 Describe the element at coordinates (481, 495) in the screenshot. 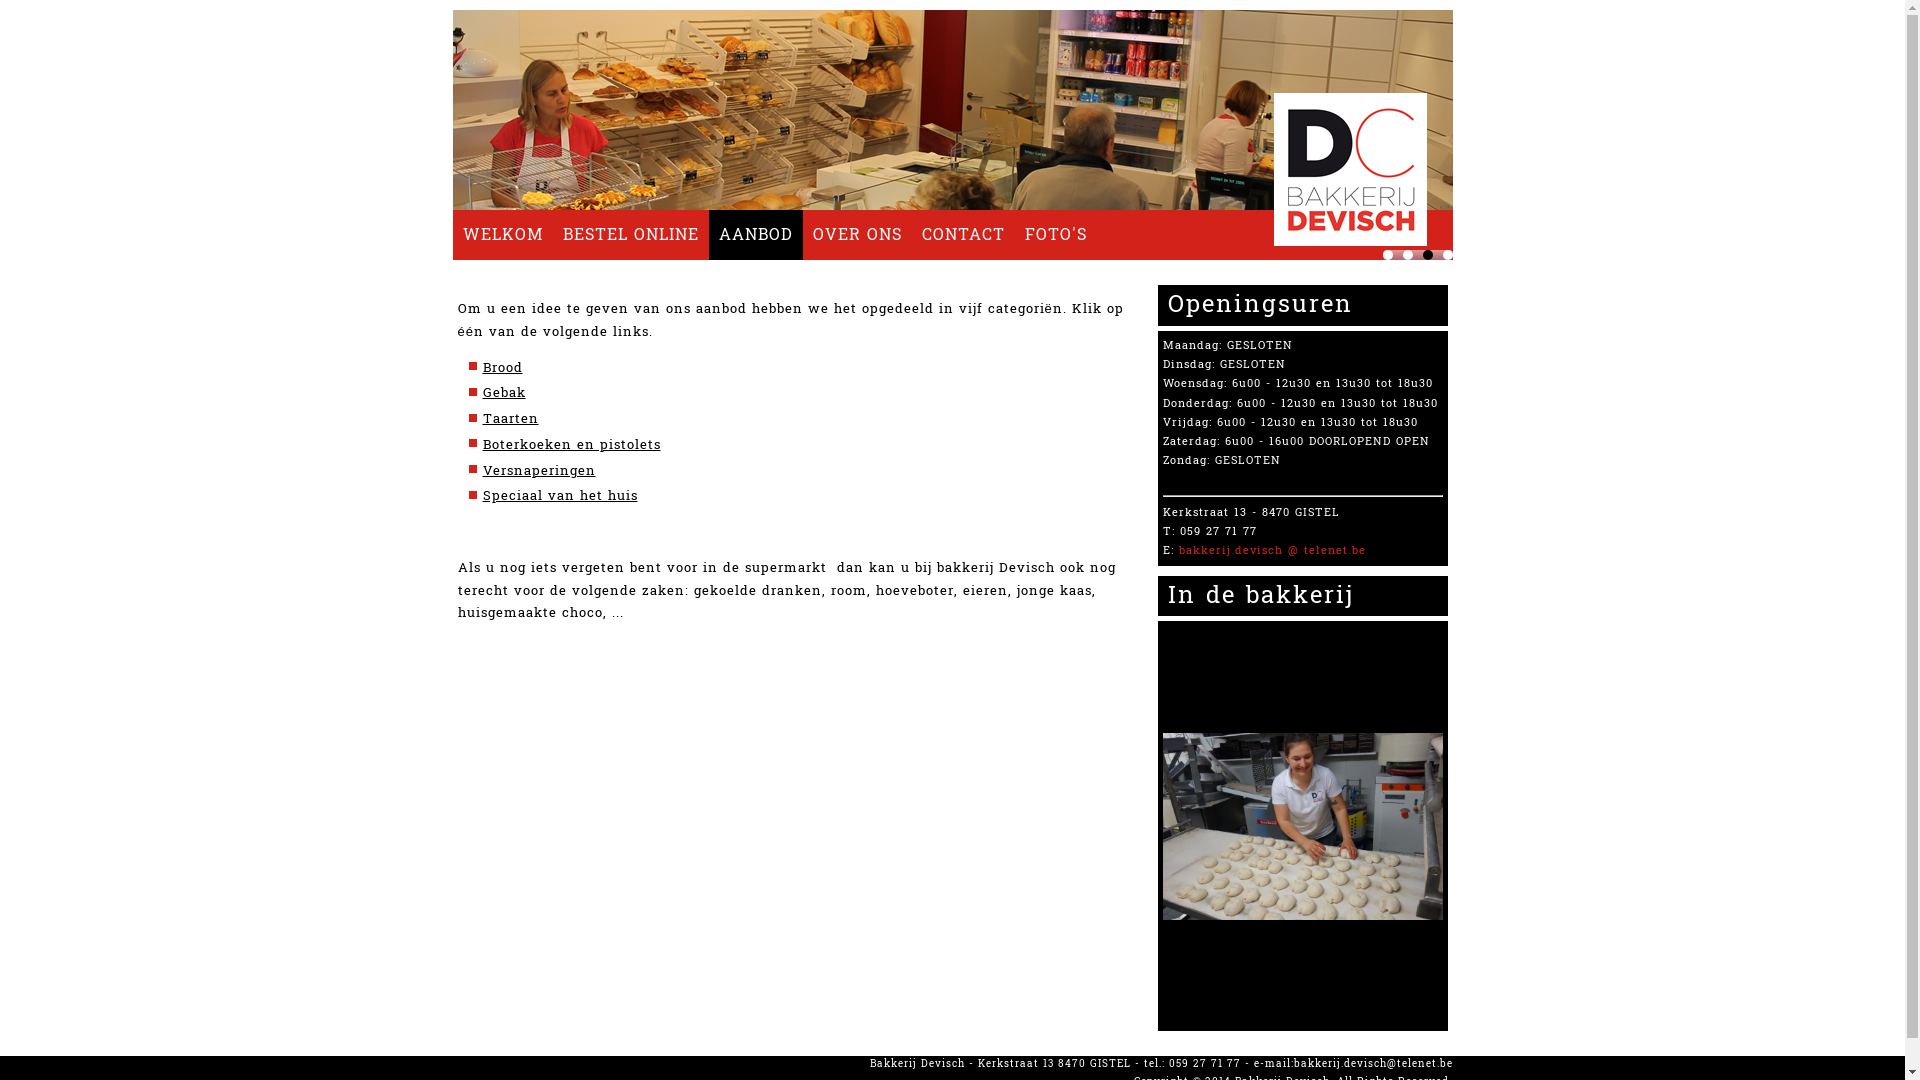

I see `'Speciaal van het huis'` at that location.